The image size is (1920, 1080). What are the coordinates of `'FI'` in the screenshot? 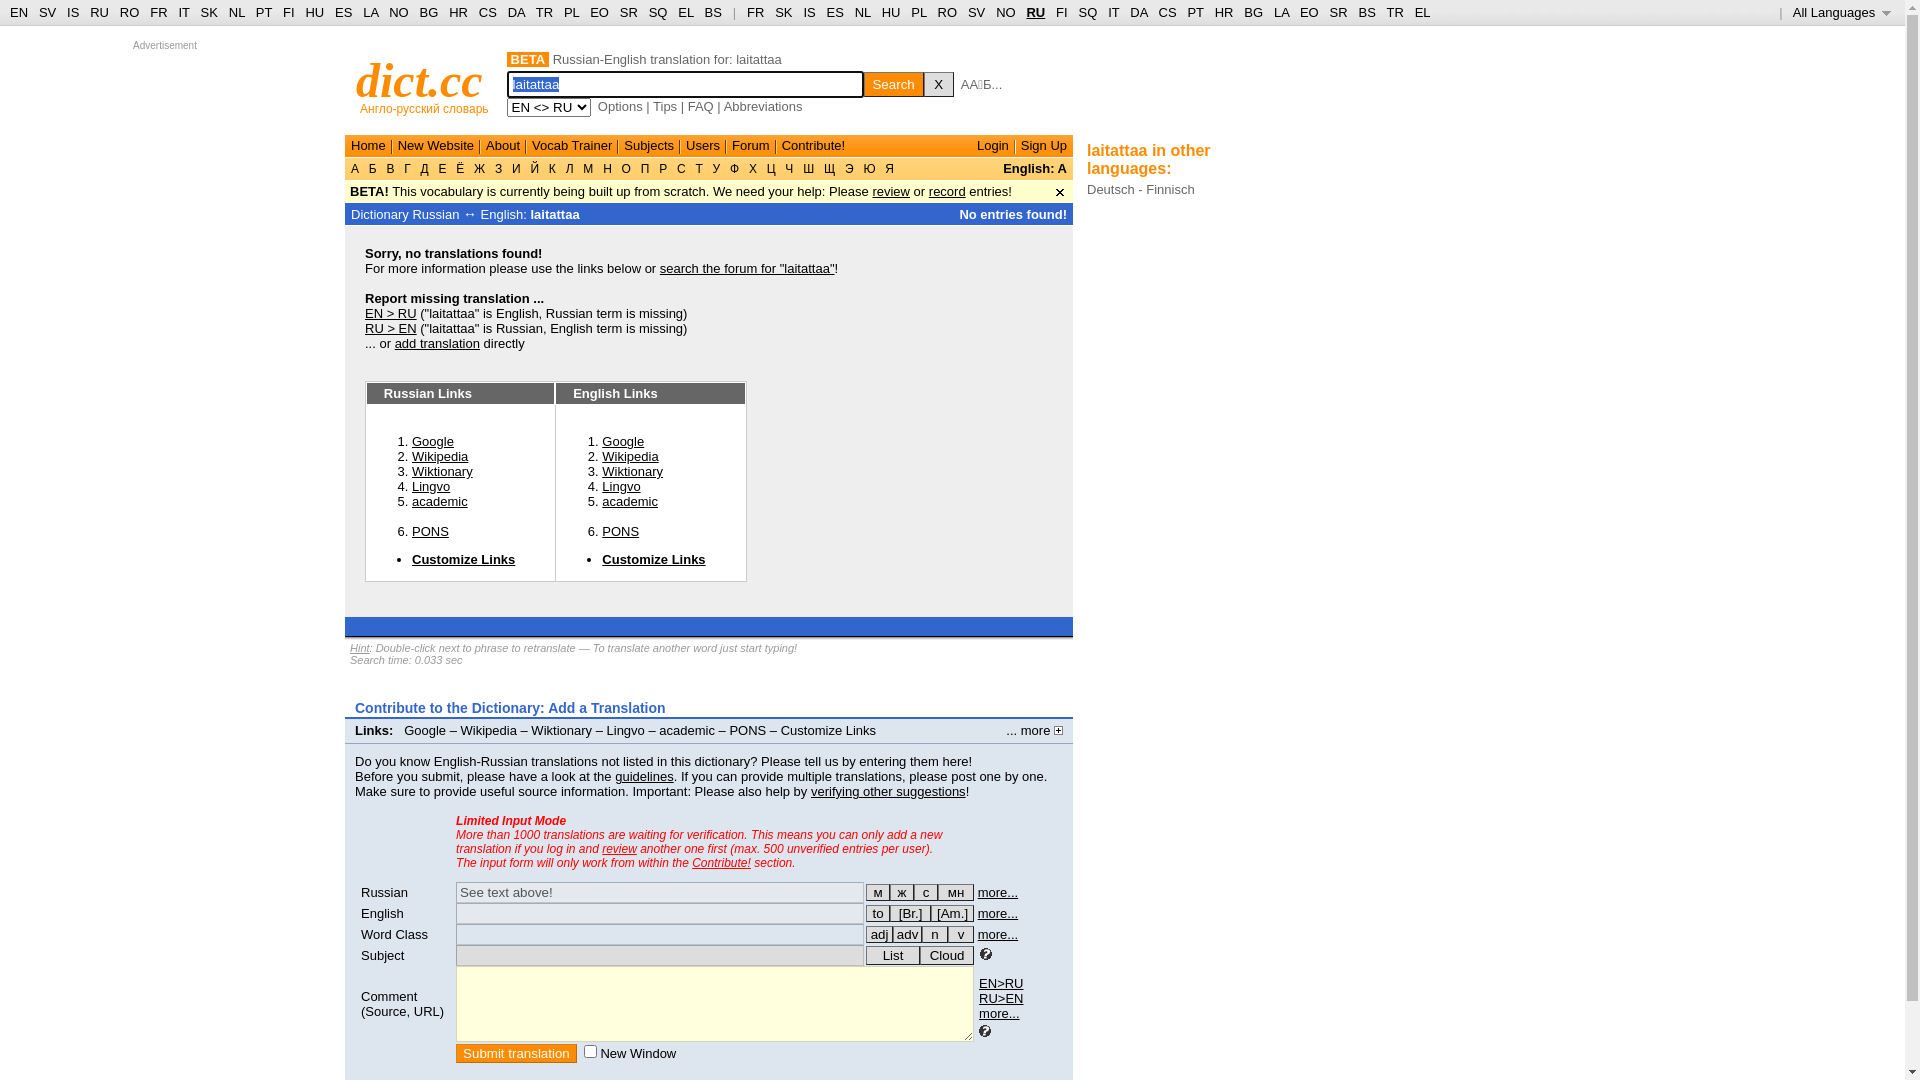 It's located at (1060, 12).